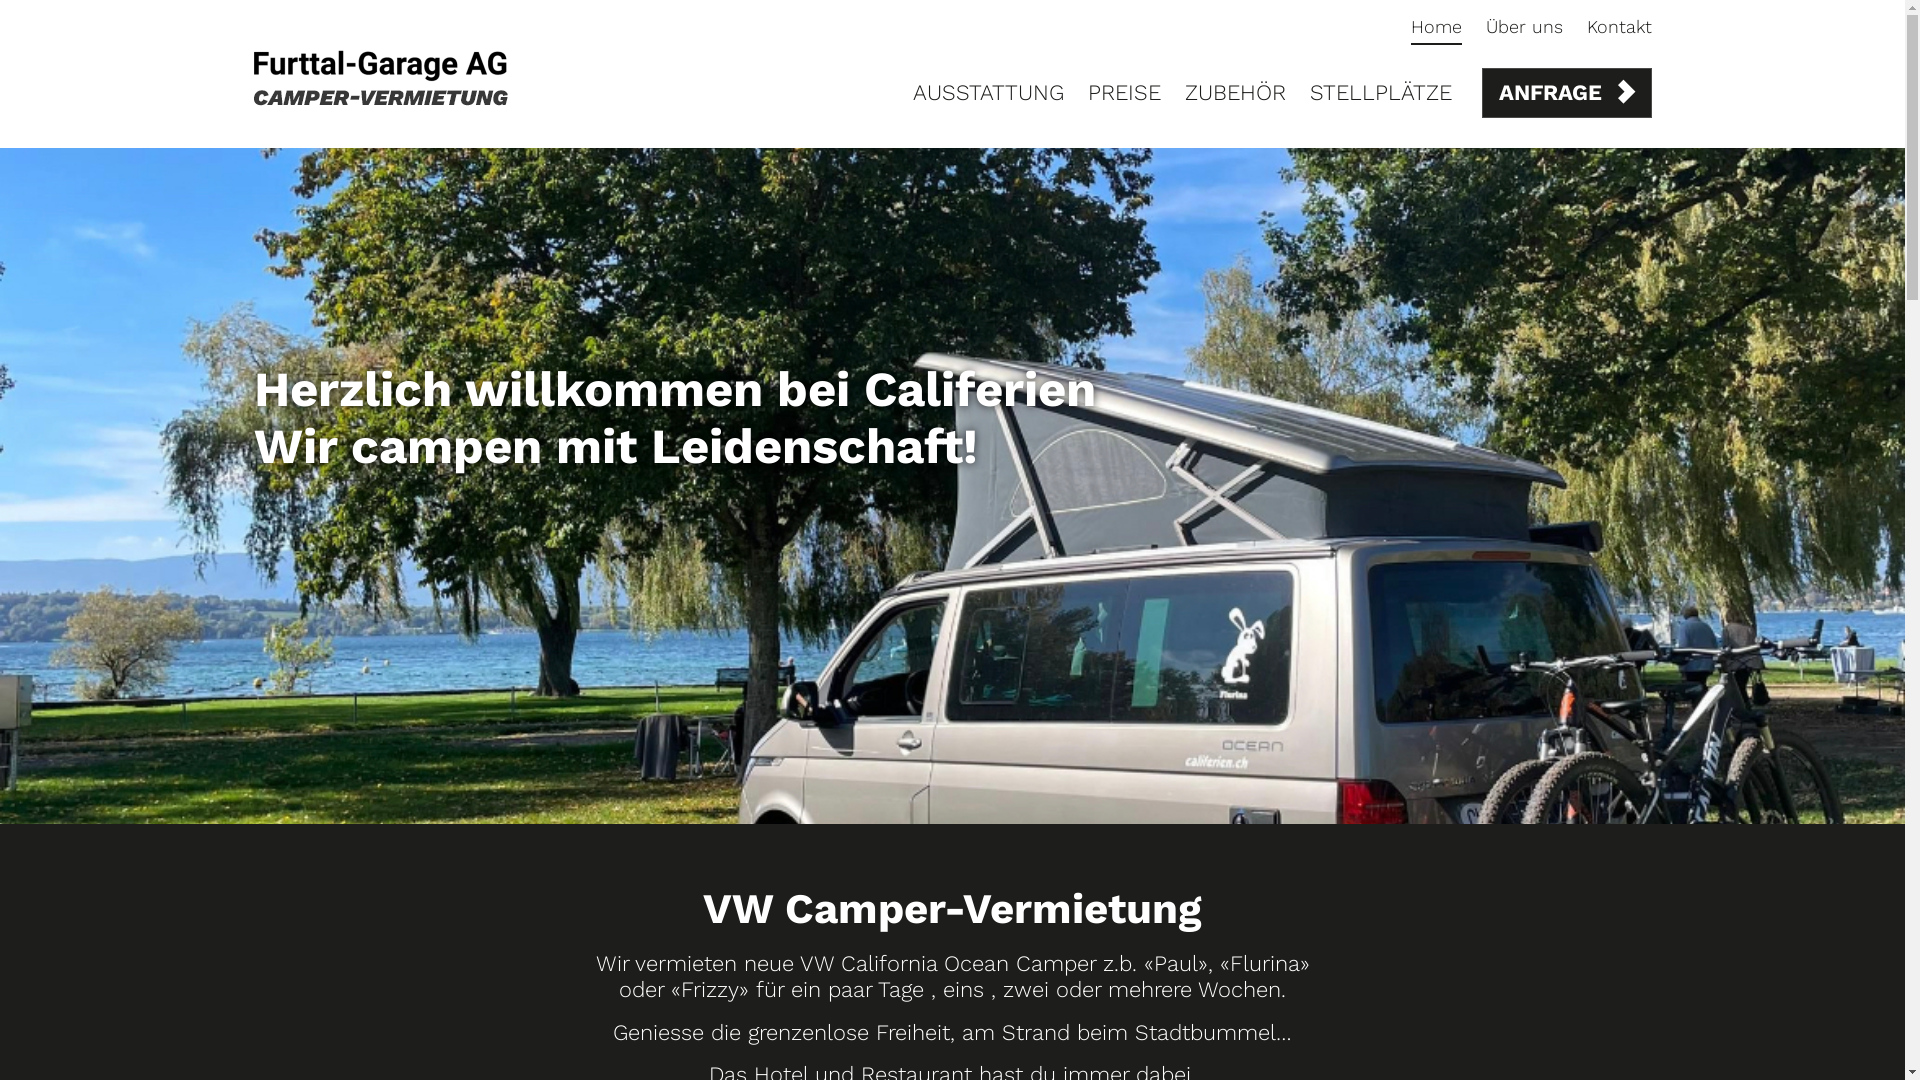 This screenshot has width=1920, height=1080. I want to click on 'PREISE', so click(1124, 92).